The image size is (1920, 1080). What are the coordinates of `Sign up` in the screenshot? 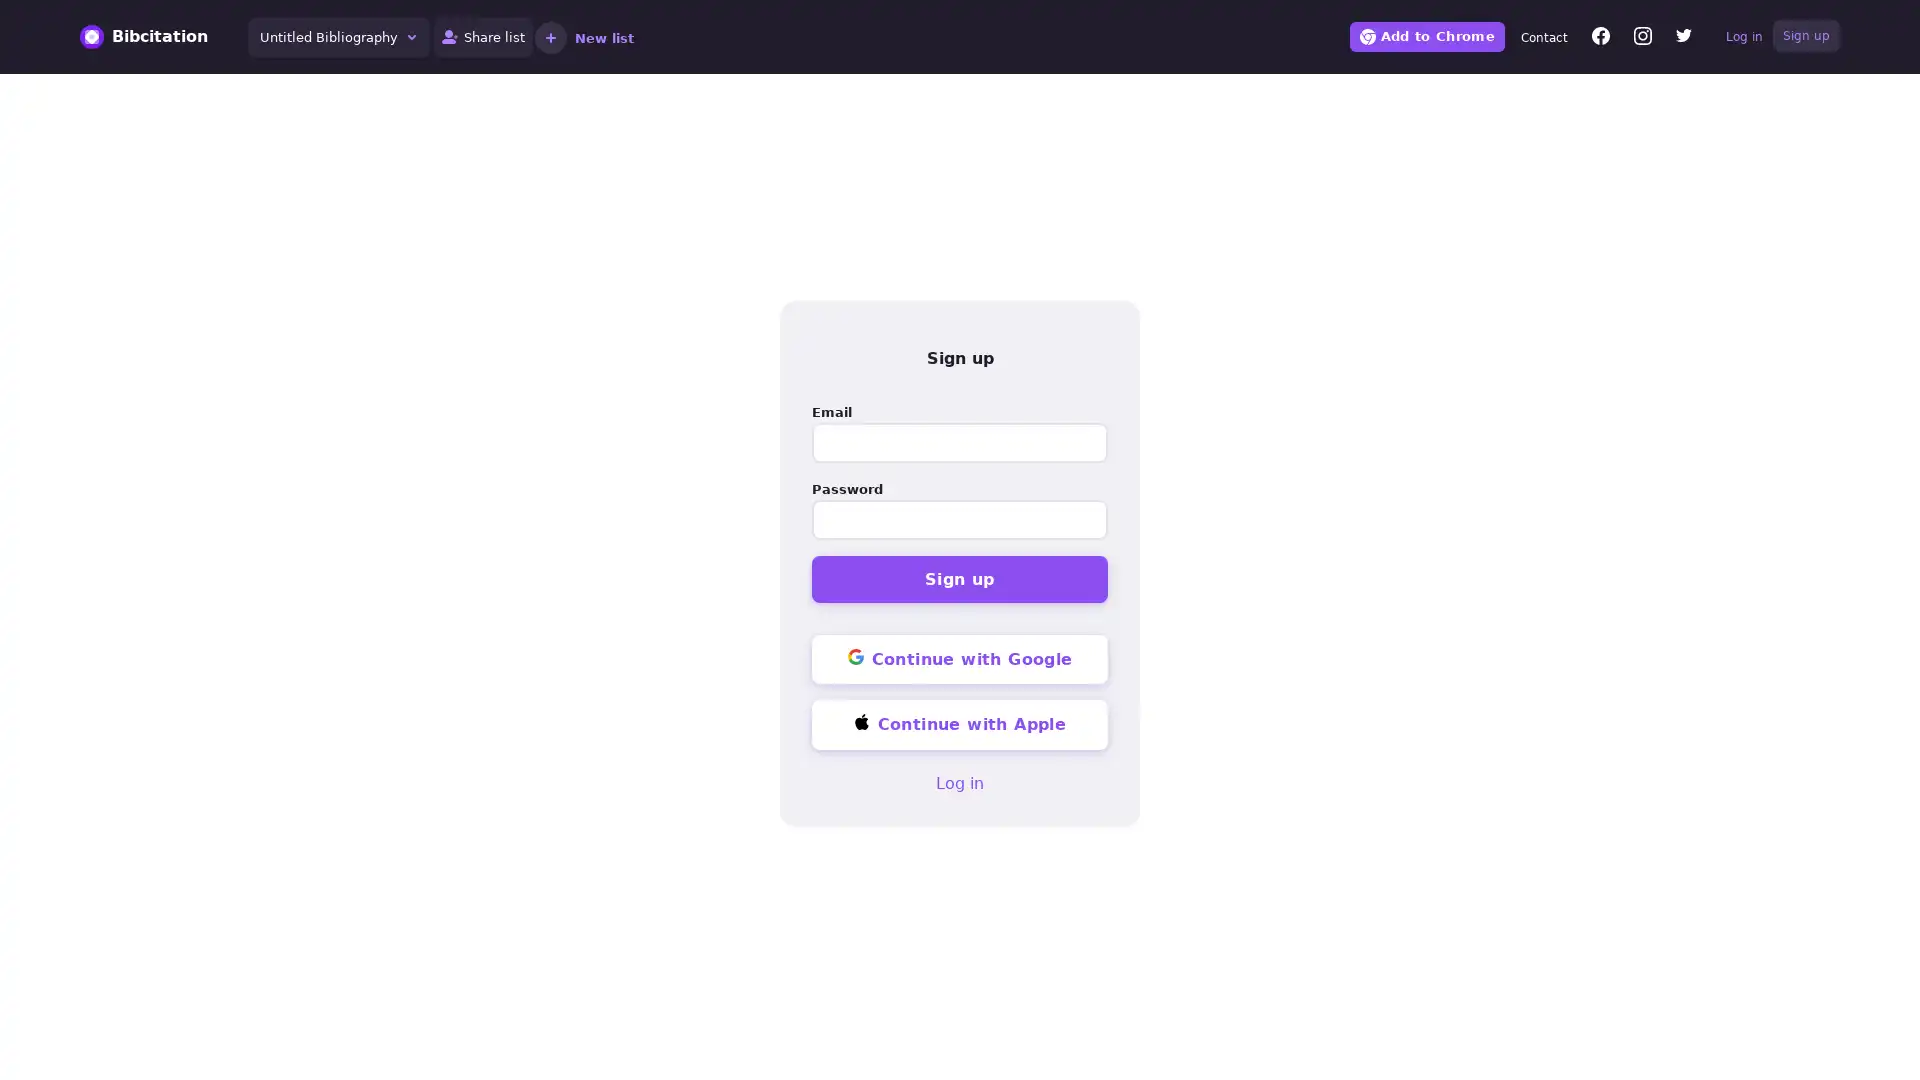 It's located at (960, 578).